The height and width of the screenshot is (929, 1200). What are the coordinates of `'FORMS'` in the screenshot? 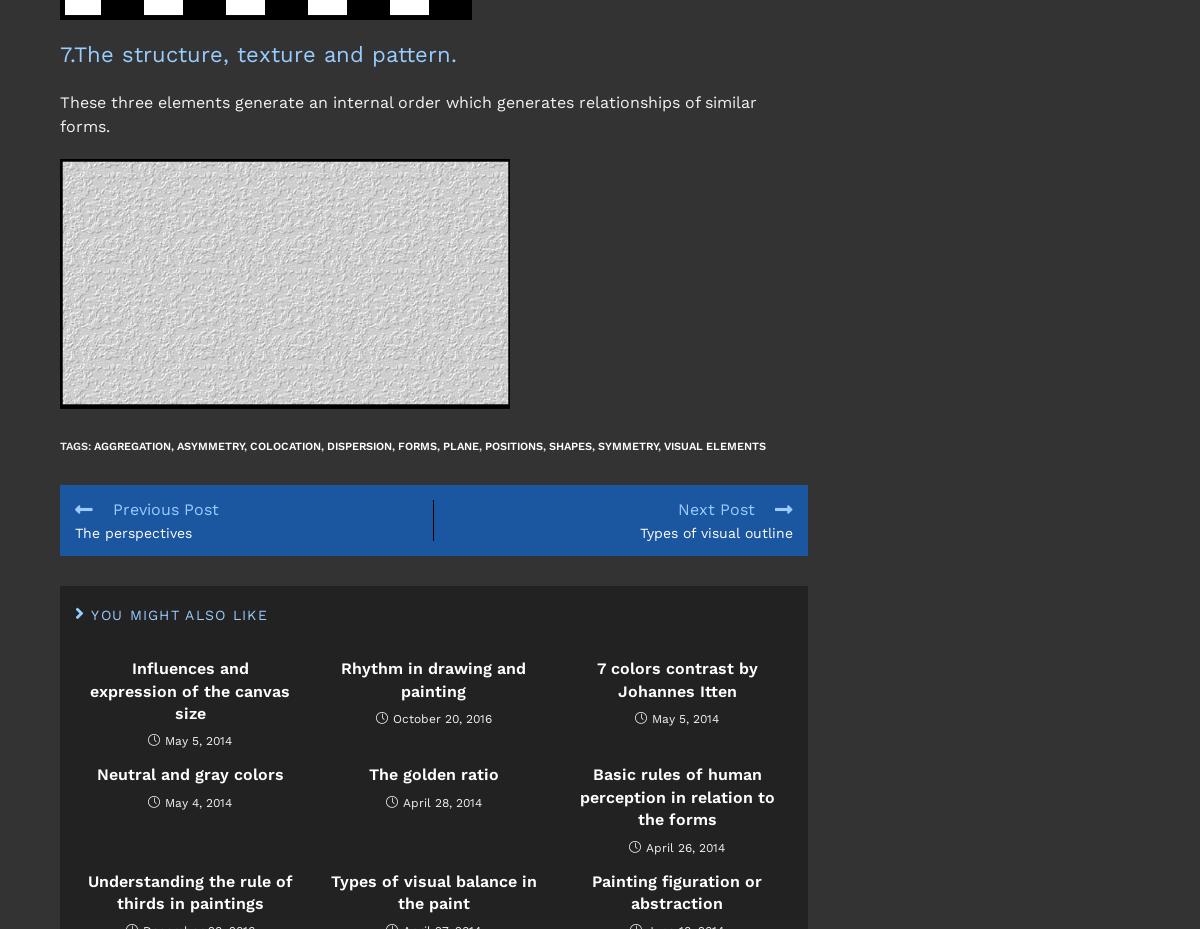 It's located at (417, 444).